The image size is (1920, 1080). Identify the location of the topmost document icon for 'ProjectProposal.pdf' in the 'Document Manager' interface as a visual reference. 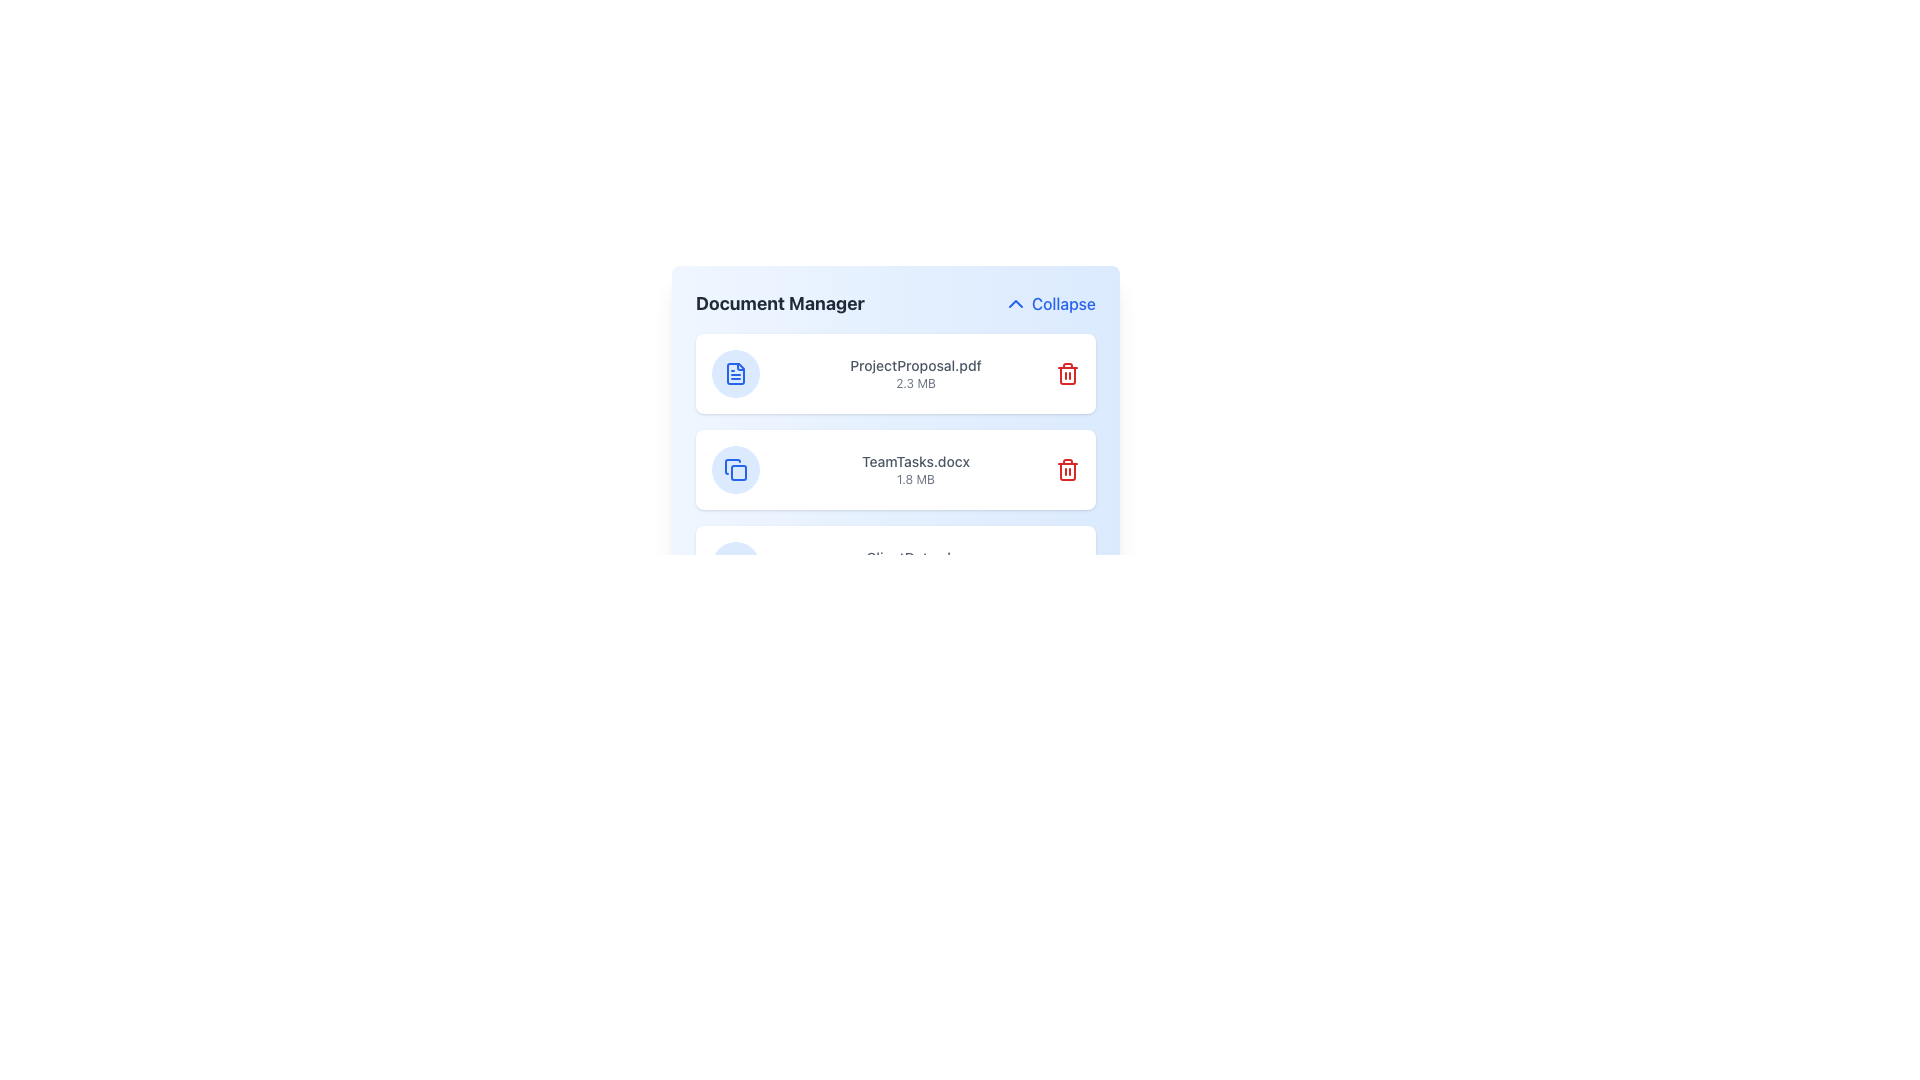
(734, 374).